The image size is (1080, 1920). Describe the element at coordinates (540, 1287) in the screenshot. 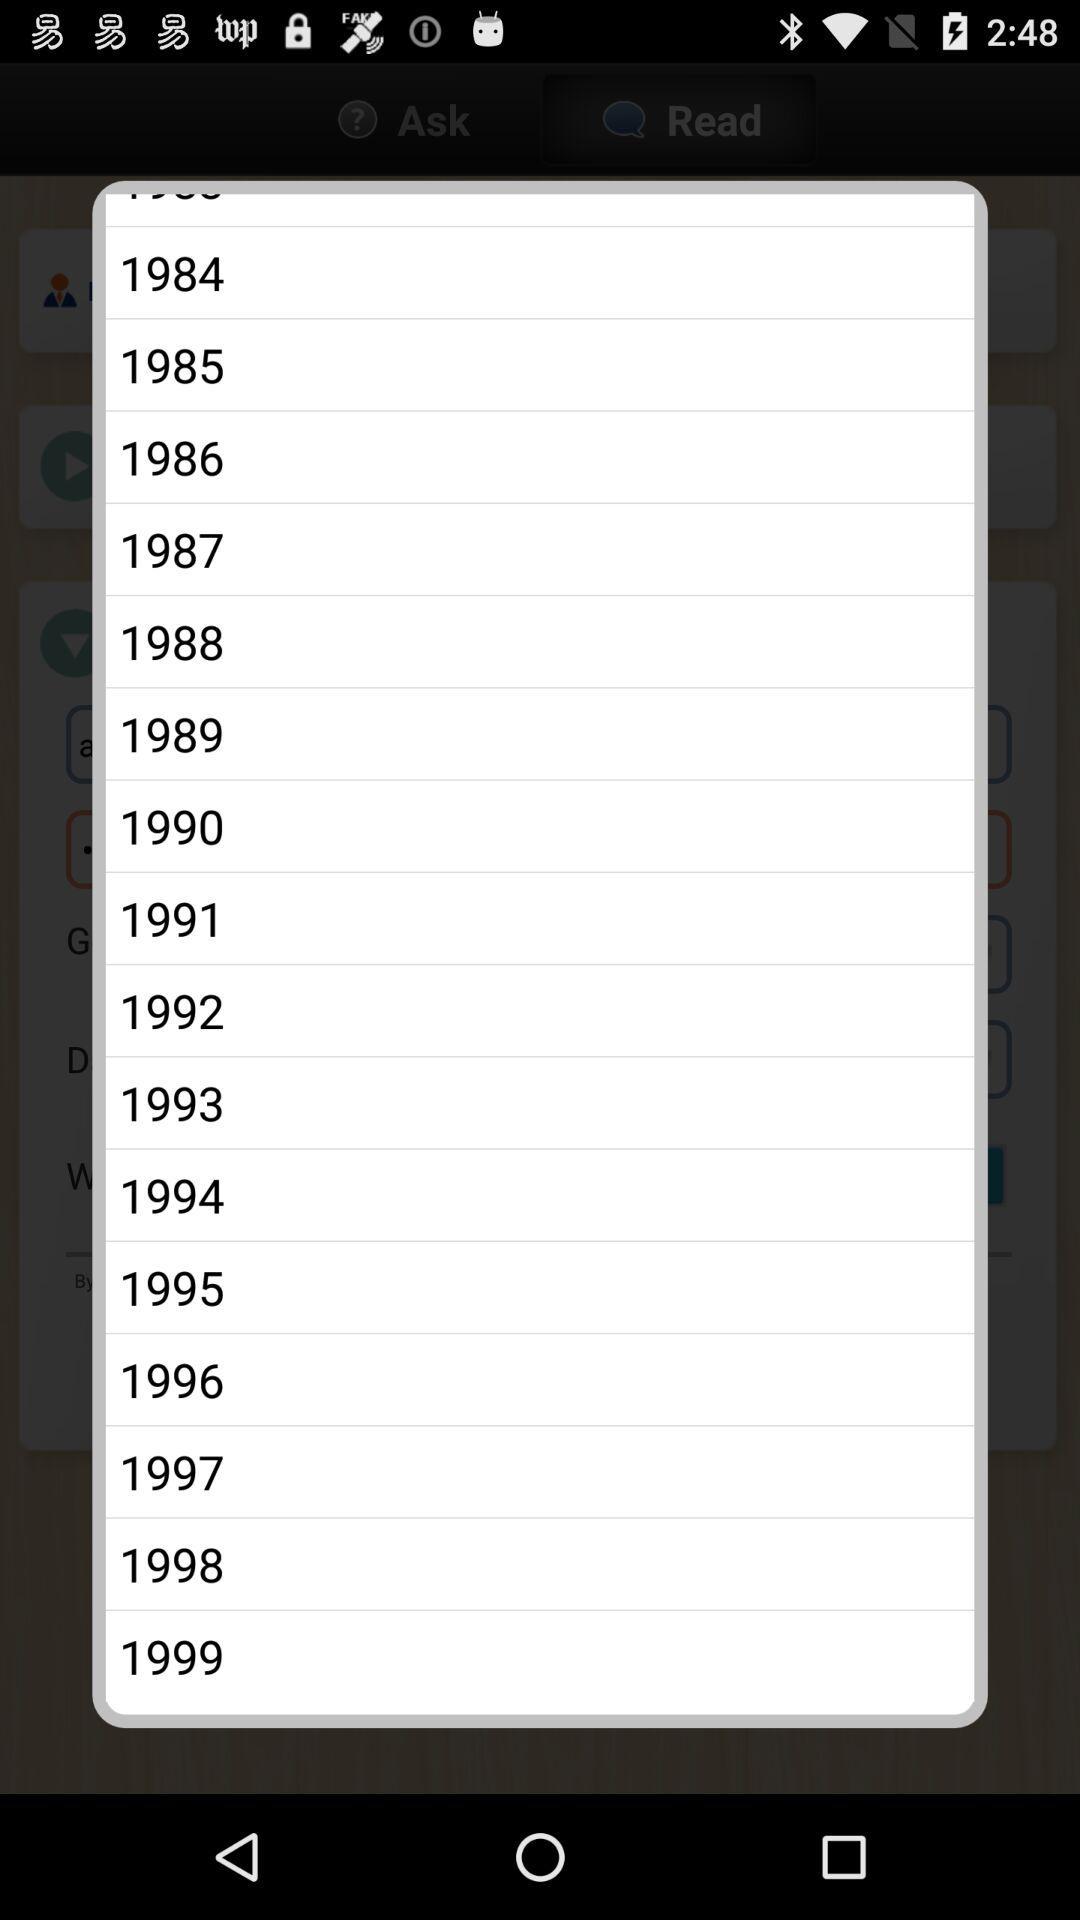

I see `the item below the 1994 icon` at that location.